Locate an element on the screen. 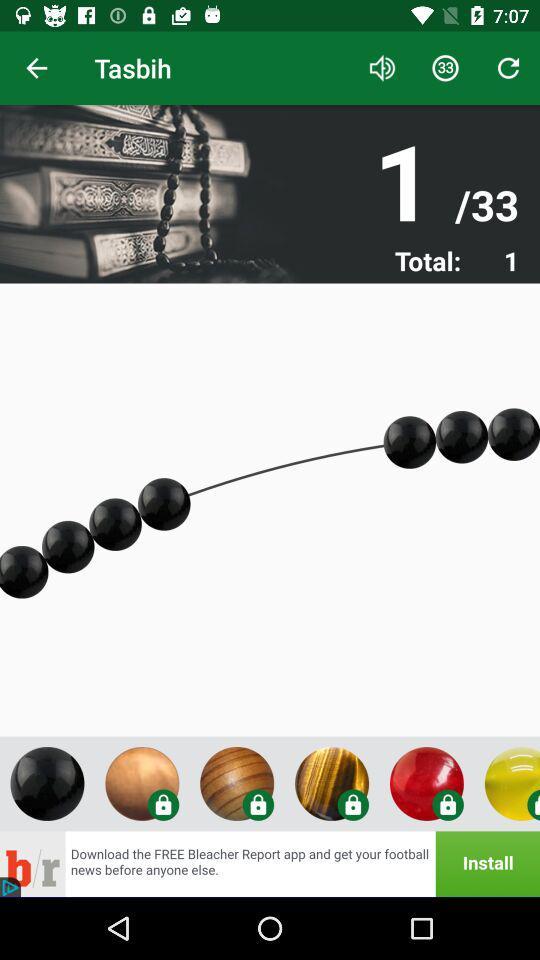  item to the left of the tasbih icon is located at coordinates (36, 68).